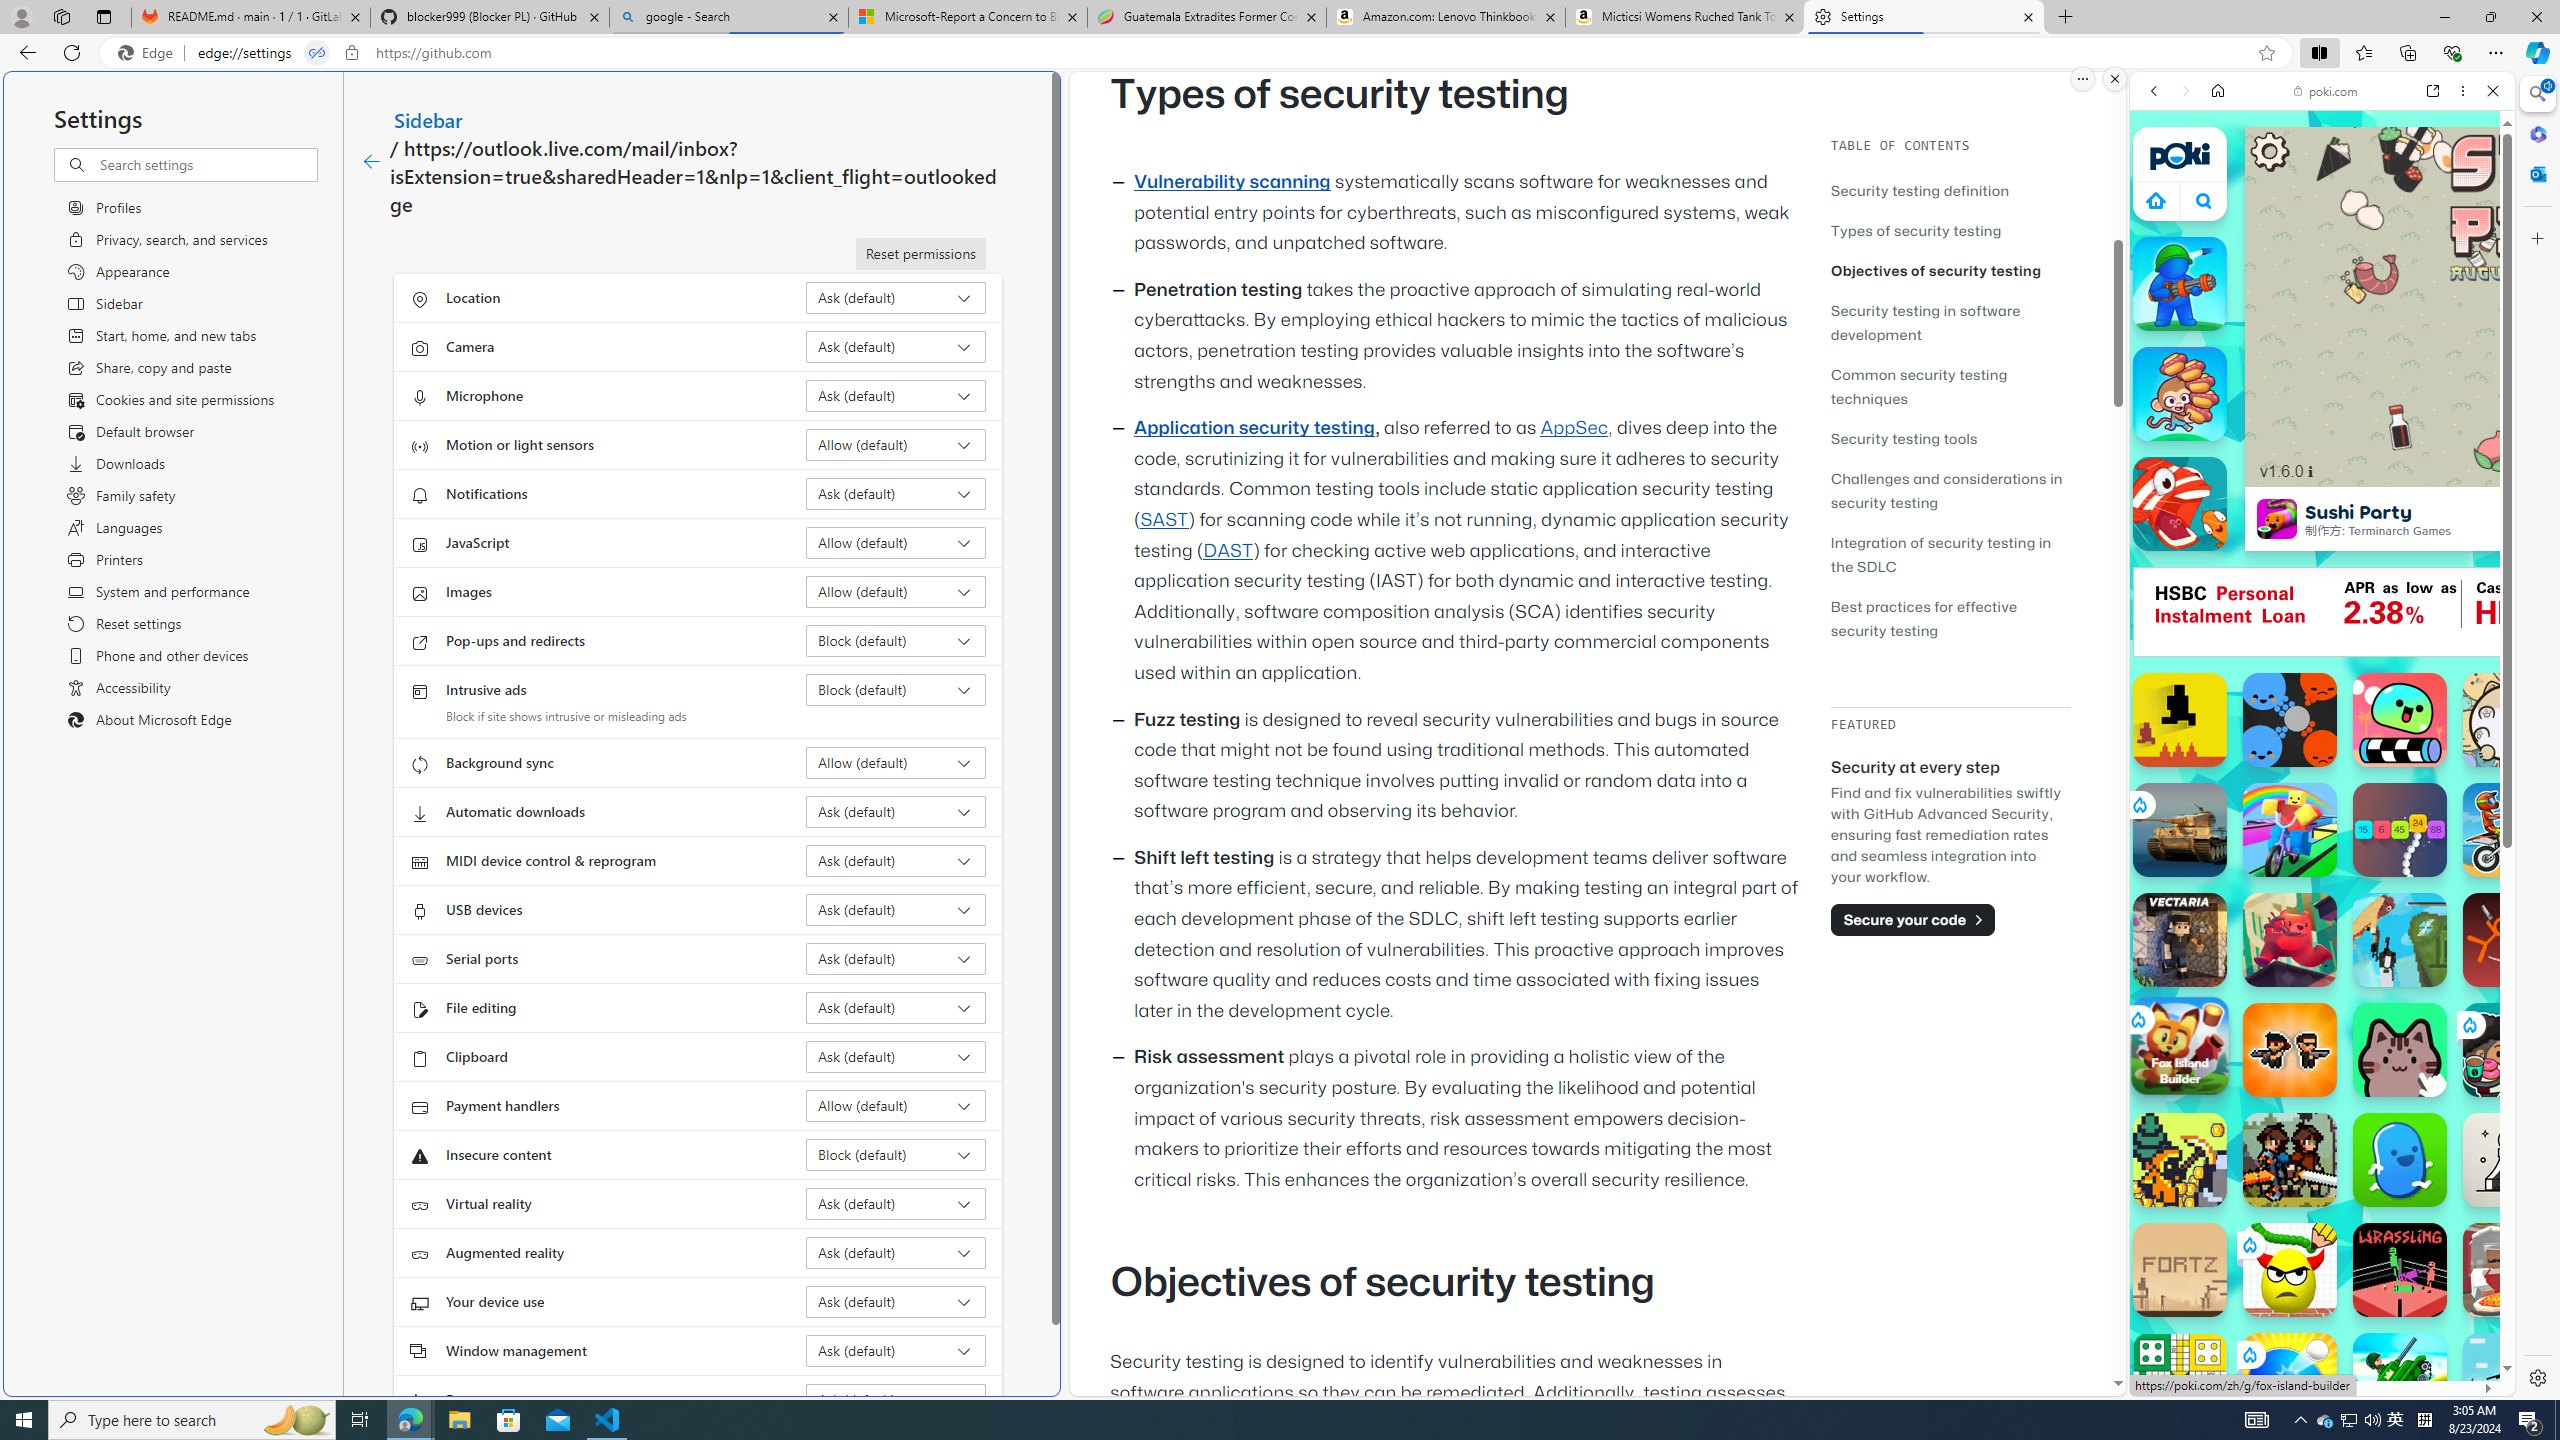 The image size is (2560, 1440). Describe the element at coordinates (2178, 1269) in the screenshot. I see `'Fortz Fortz'` at that location.